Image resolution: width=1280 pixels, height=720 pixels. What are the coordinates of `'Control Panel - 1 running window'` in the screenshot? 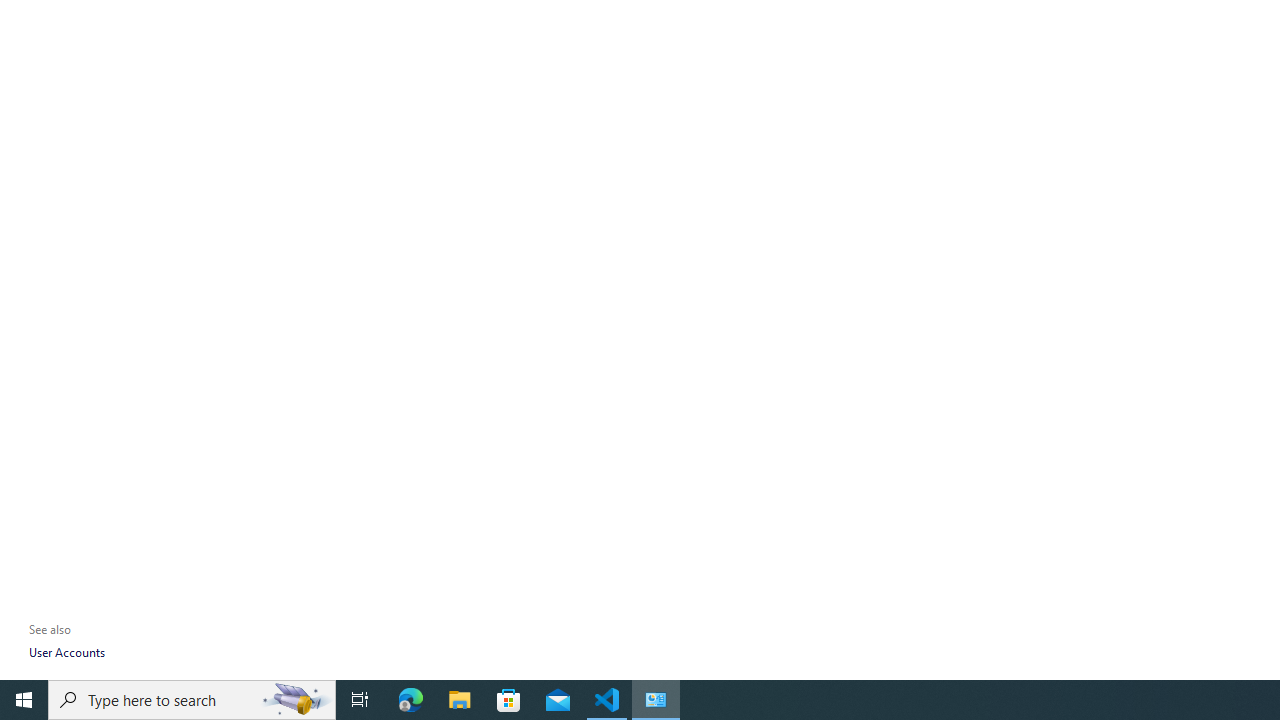 It's located at (656, 698).